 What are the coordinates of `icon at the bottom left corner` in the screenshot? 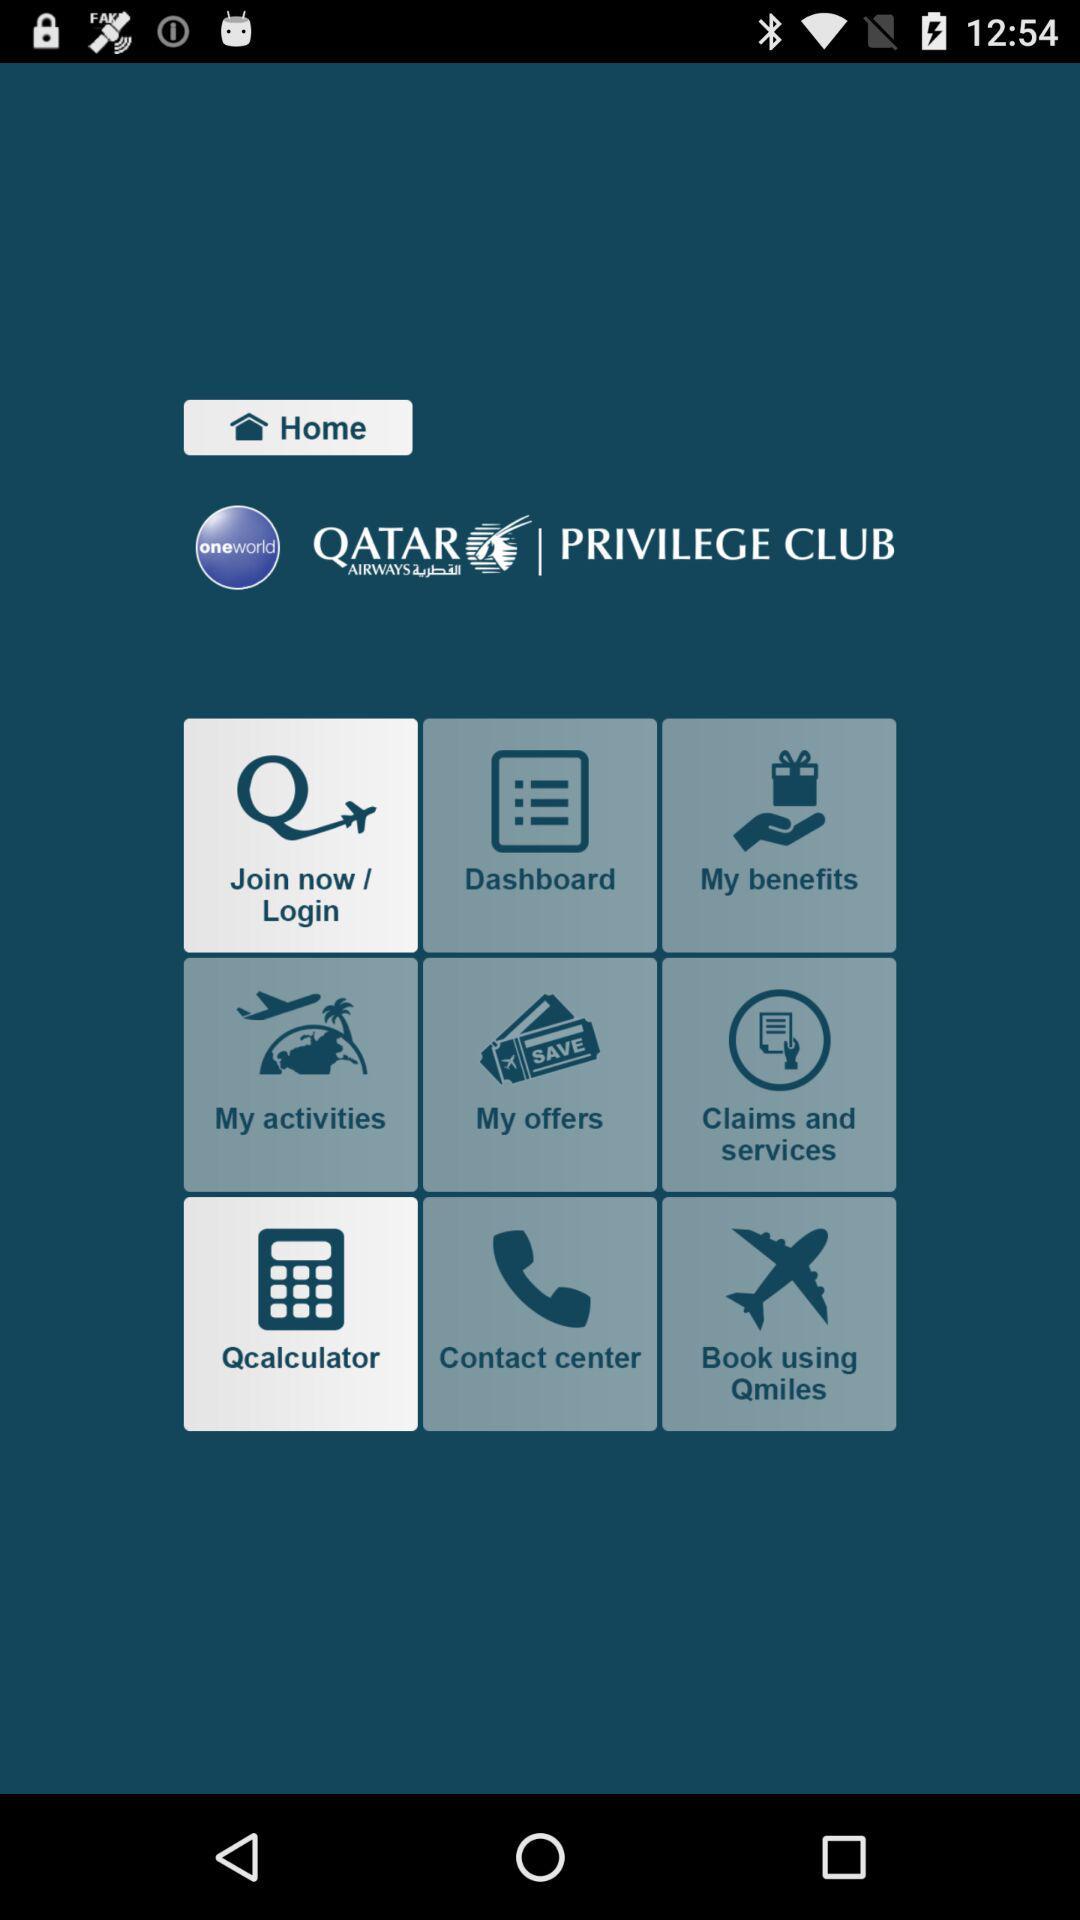 It's located at (300, 1314).